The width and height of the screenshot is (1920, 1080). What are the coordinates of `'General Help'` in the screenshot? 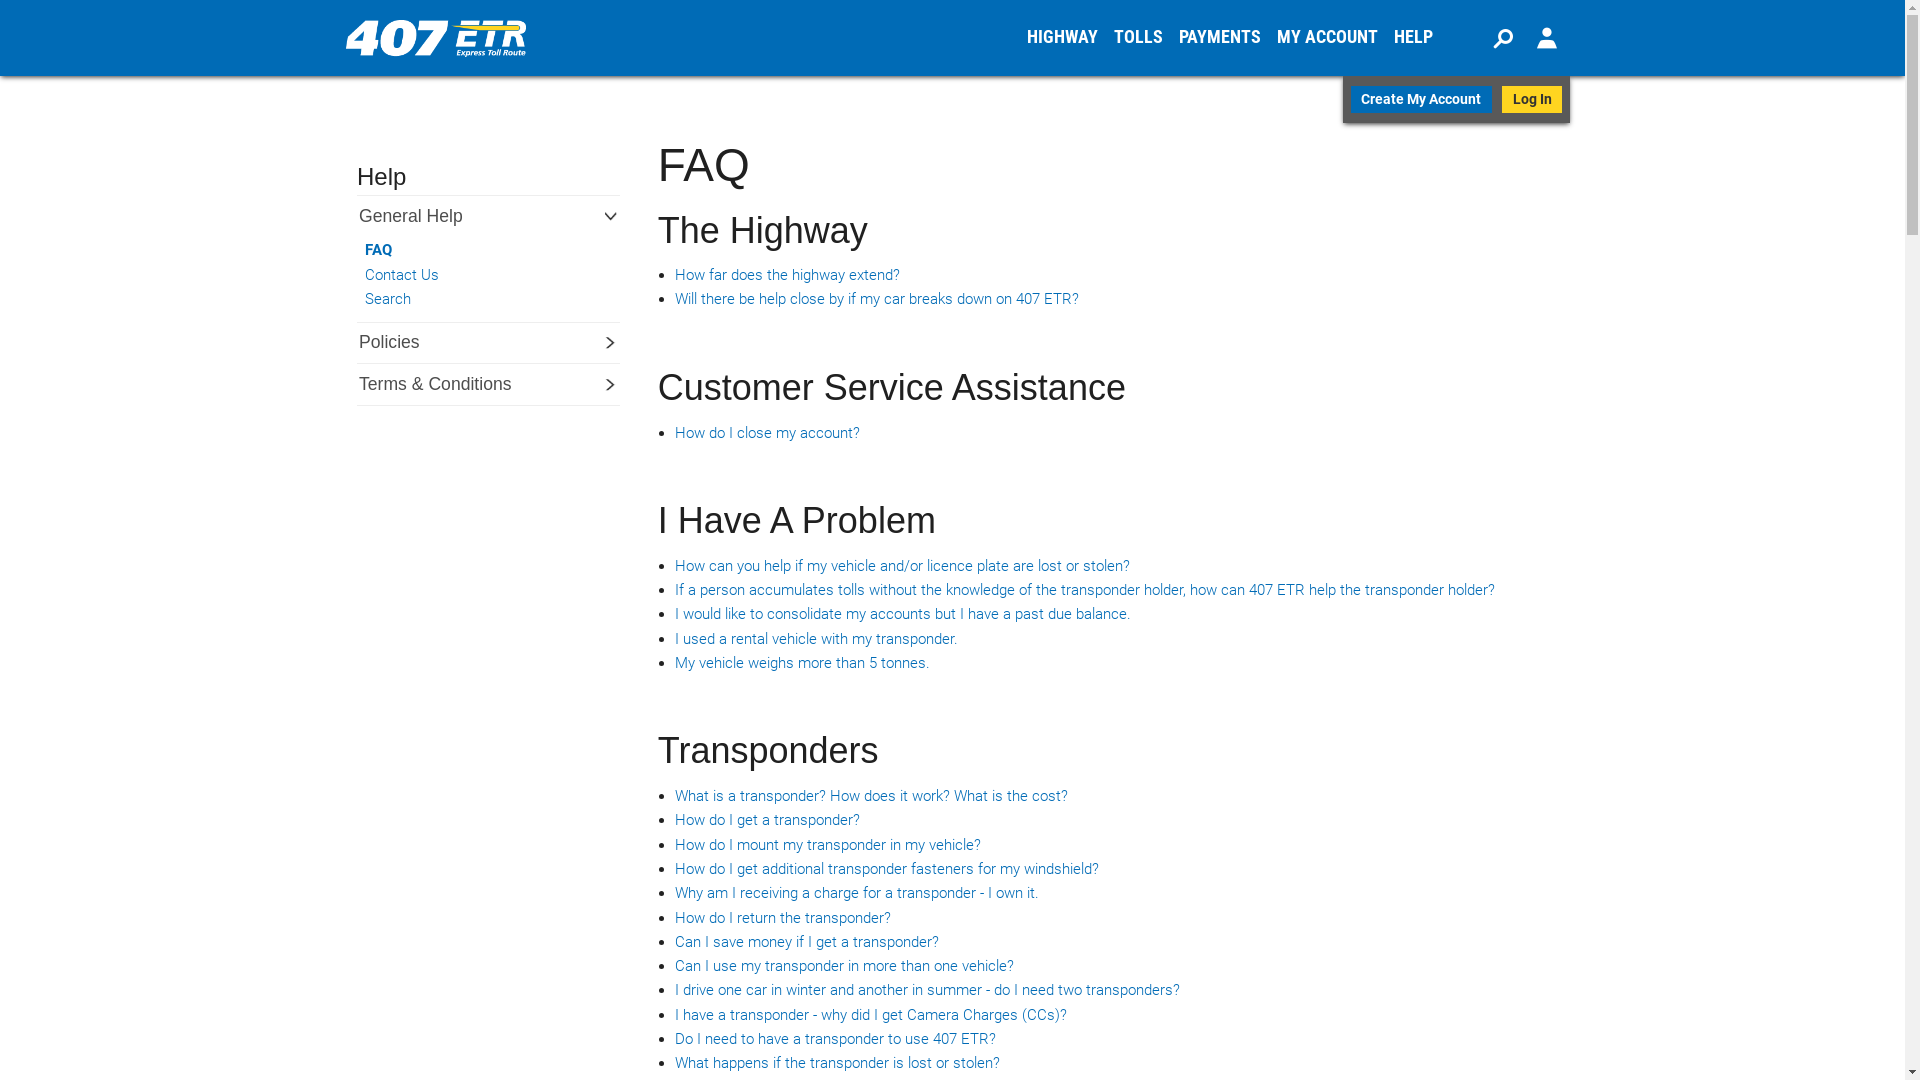 It's located at (421, 216).